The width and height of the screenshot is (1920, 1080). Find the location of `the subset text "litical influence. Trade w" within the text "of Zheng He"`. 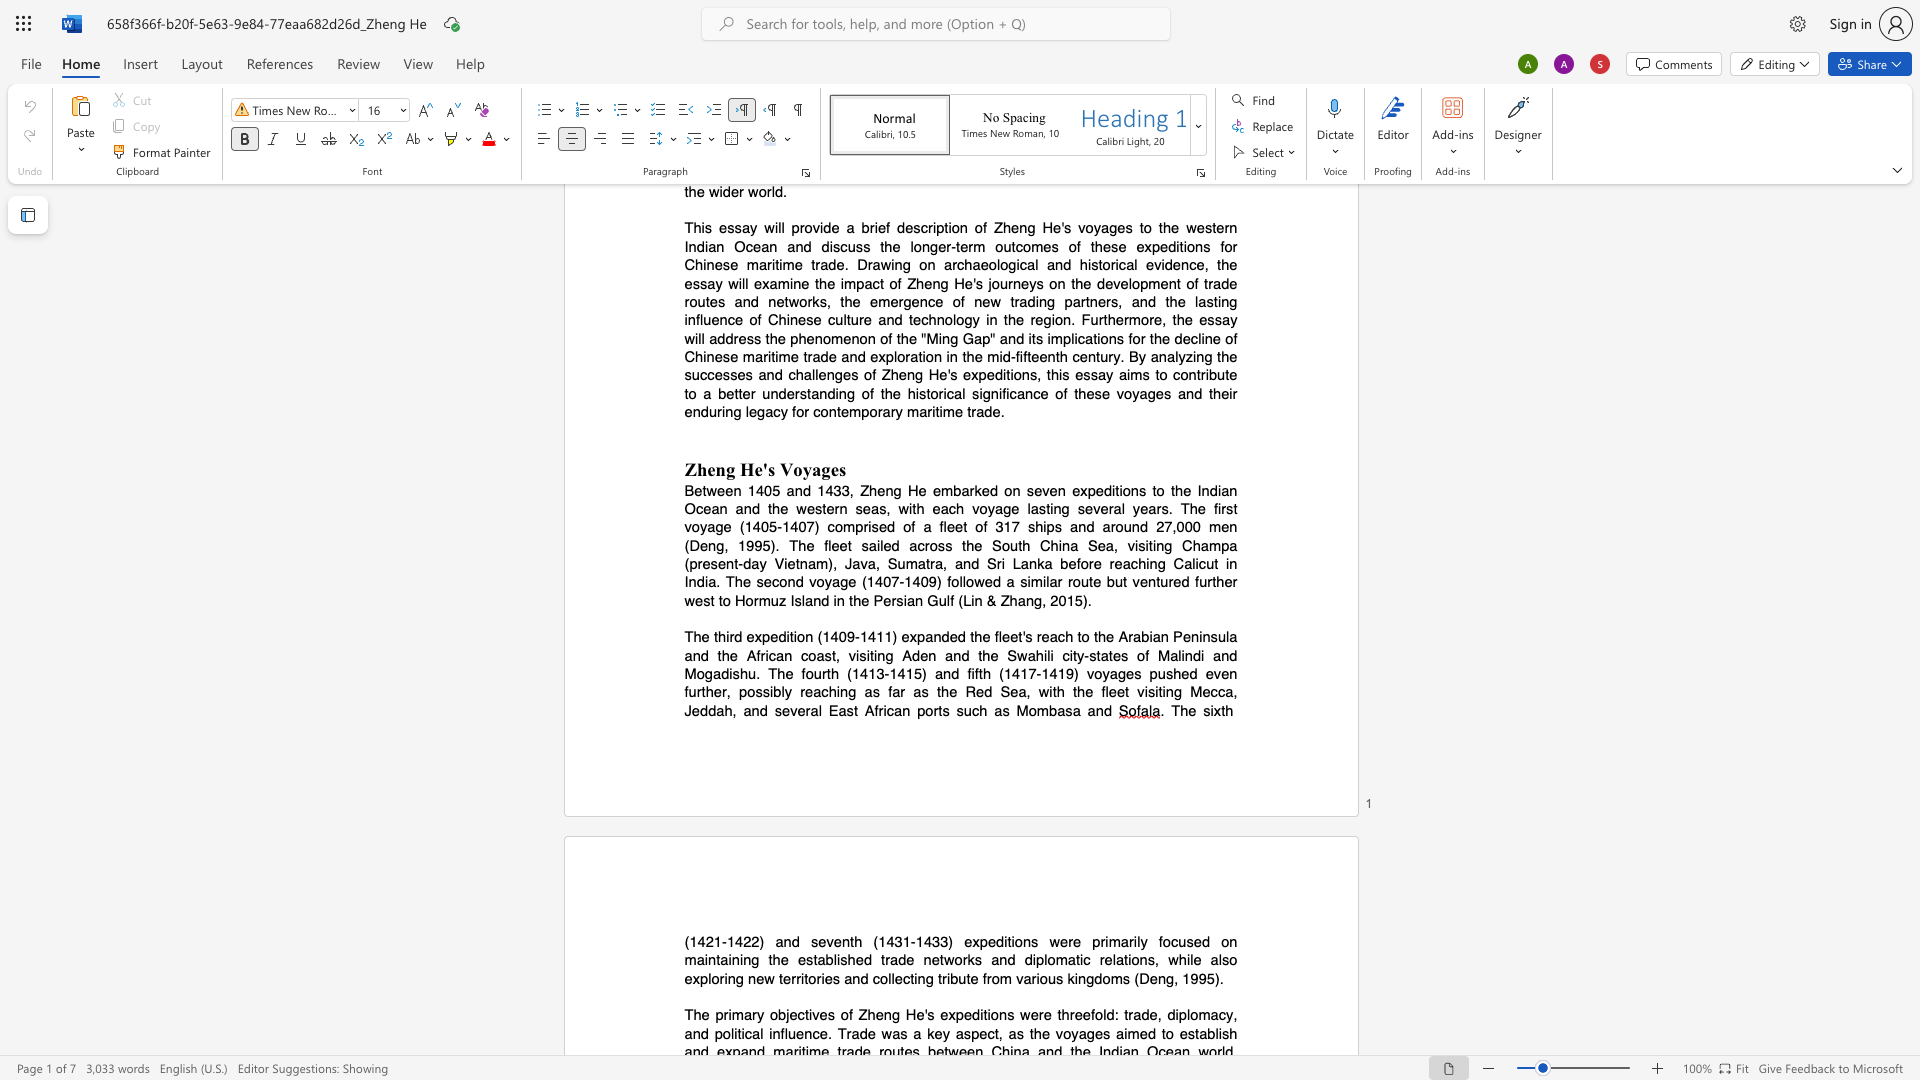

the subset text "litical influence. Trade w" within the text "of Zheng He" is located at coordinates (729, 1033).